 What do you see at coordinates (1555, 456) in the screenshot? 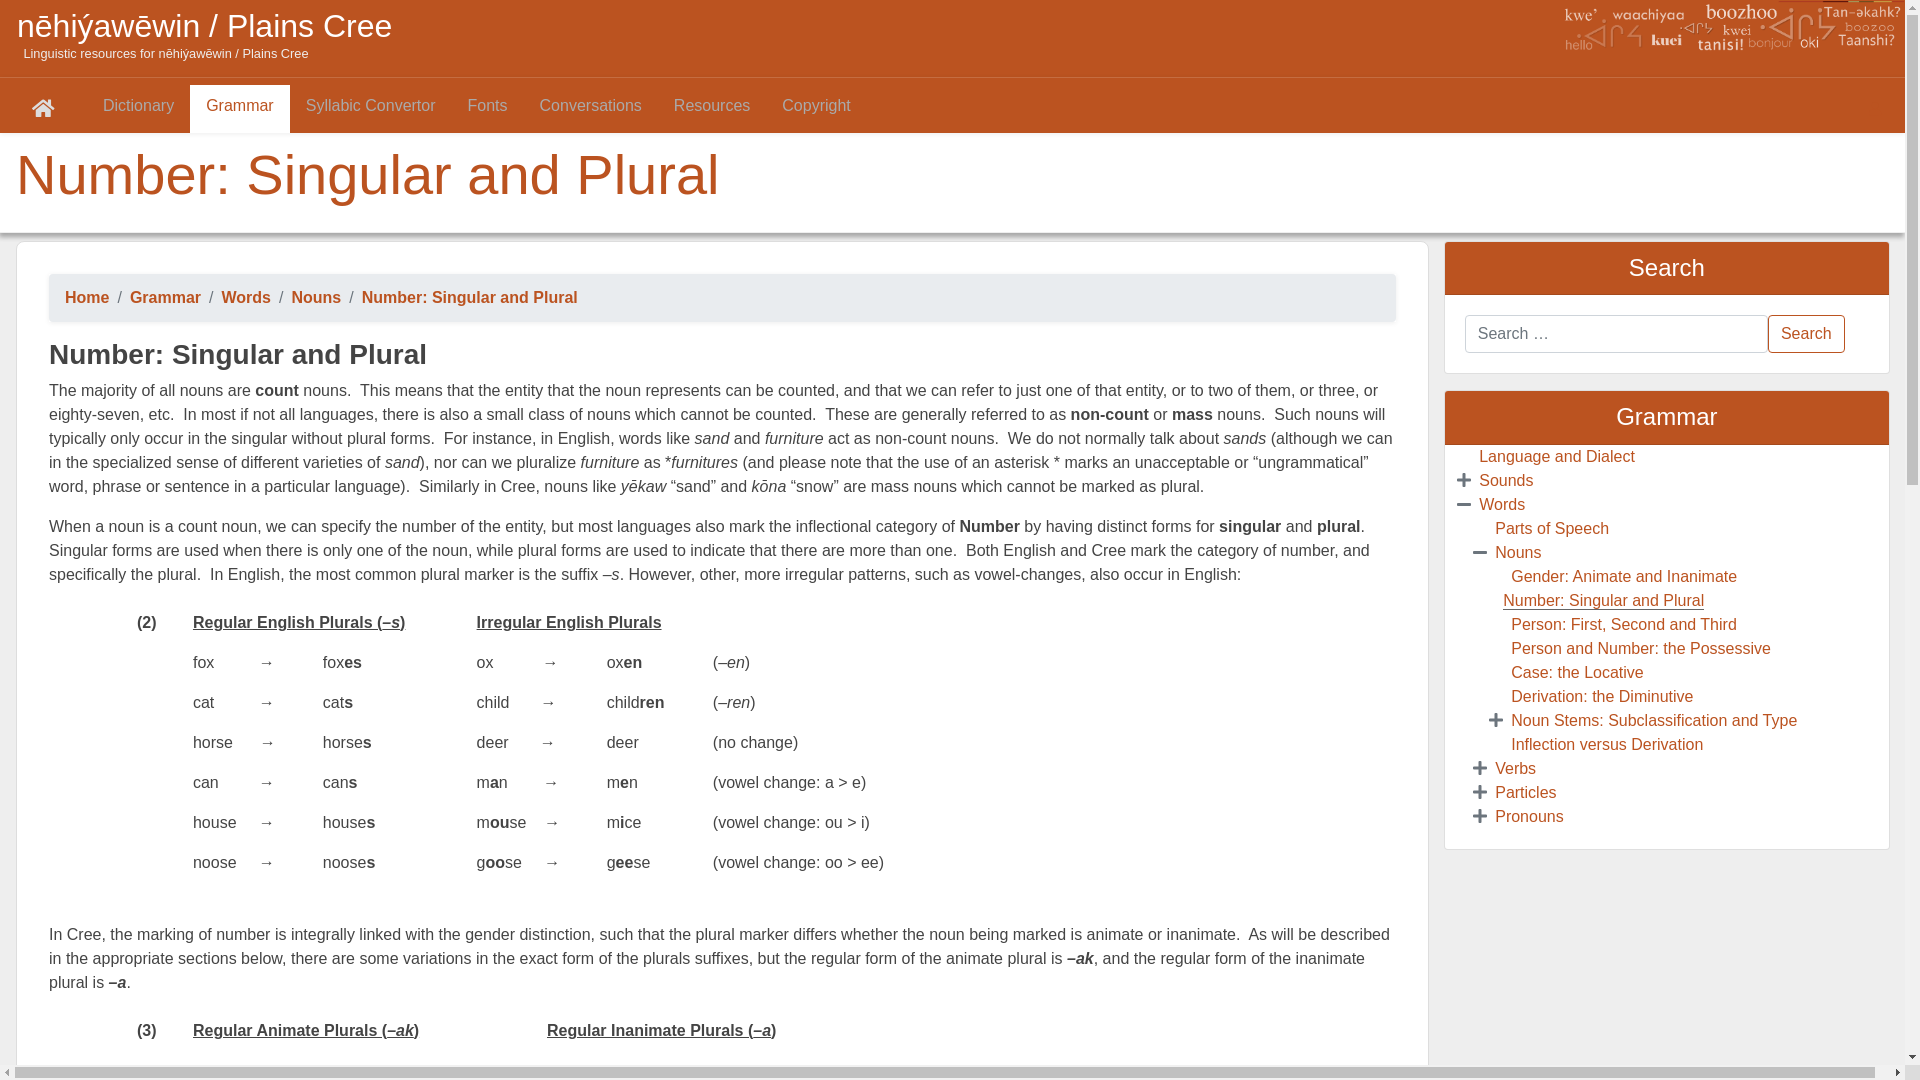
I see `'Language and Dialect'` at bounding box center [1555, 456].